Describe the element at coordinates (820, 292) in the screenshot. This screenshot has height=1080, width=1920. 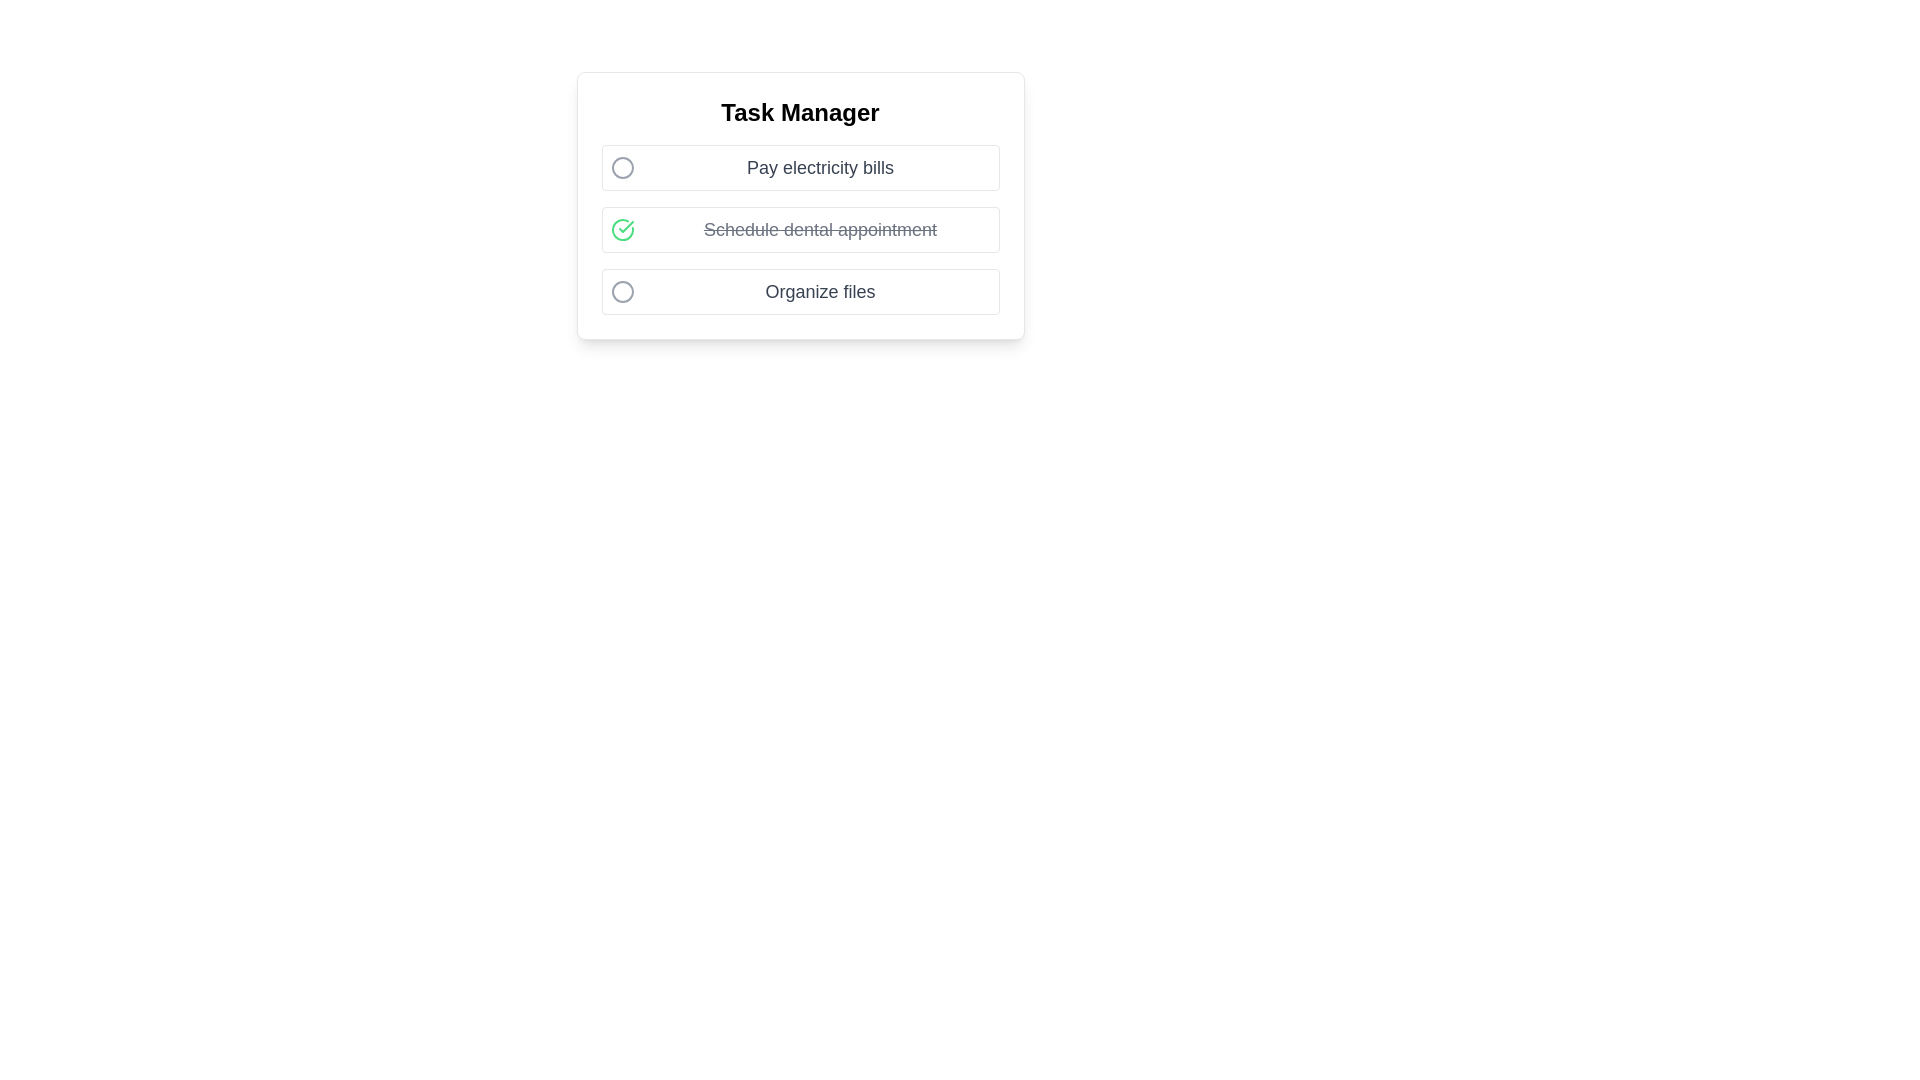
I see `text label 'Organize files' which is the third item in the task list of the 'Task Manager'` at that location.